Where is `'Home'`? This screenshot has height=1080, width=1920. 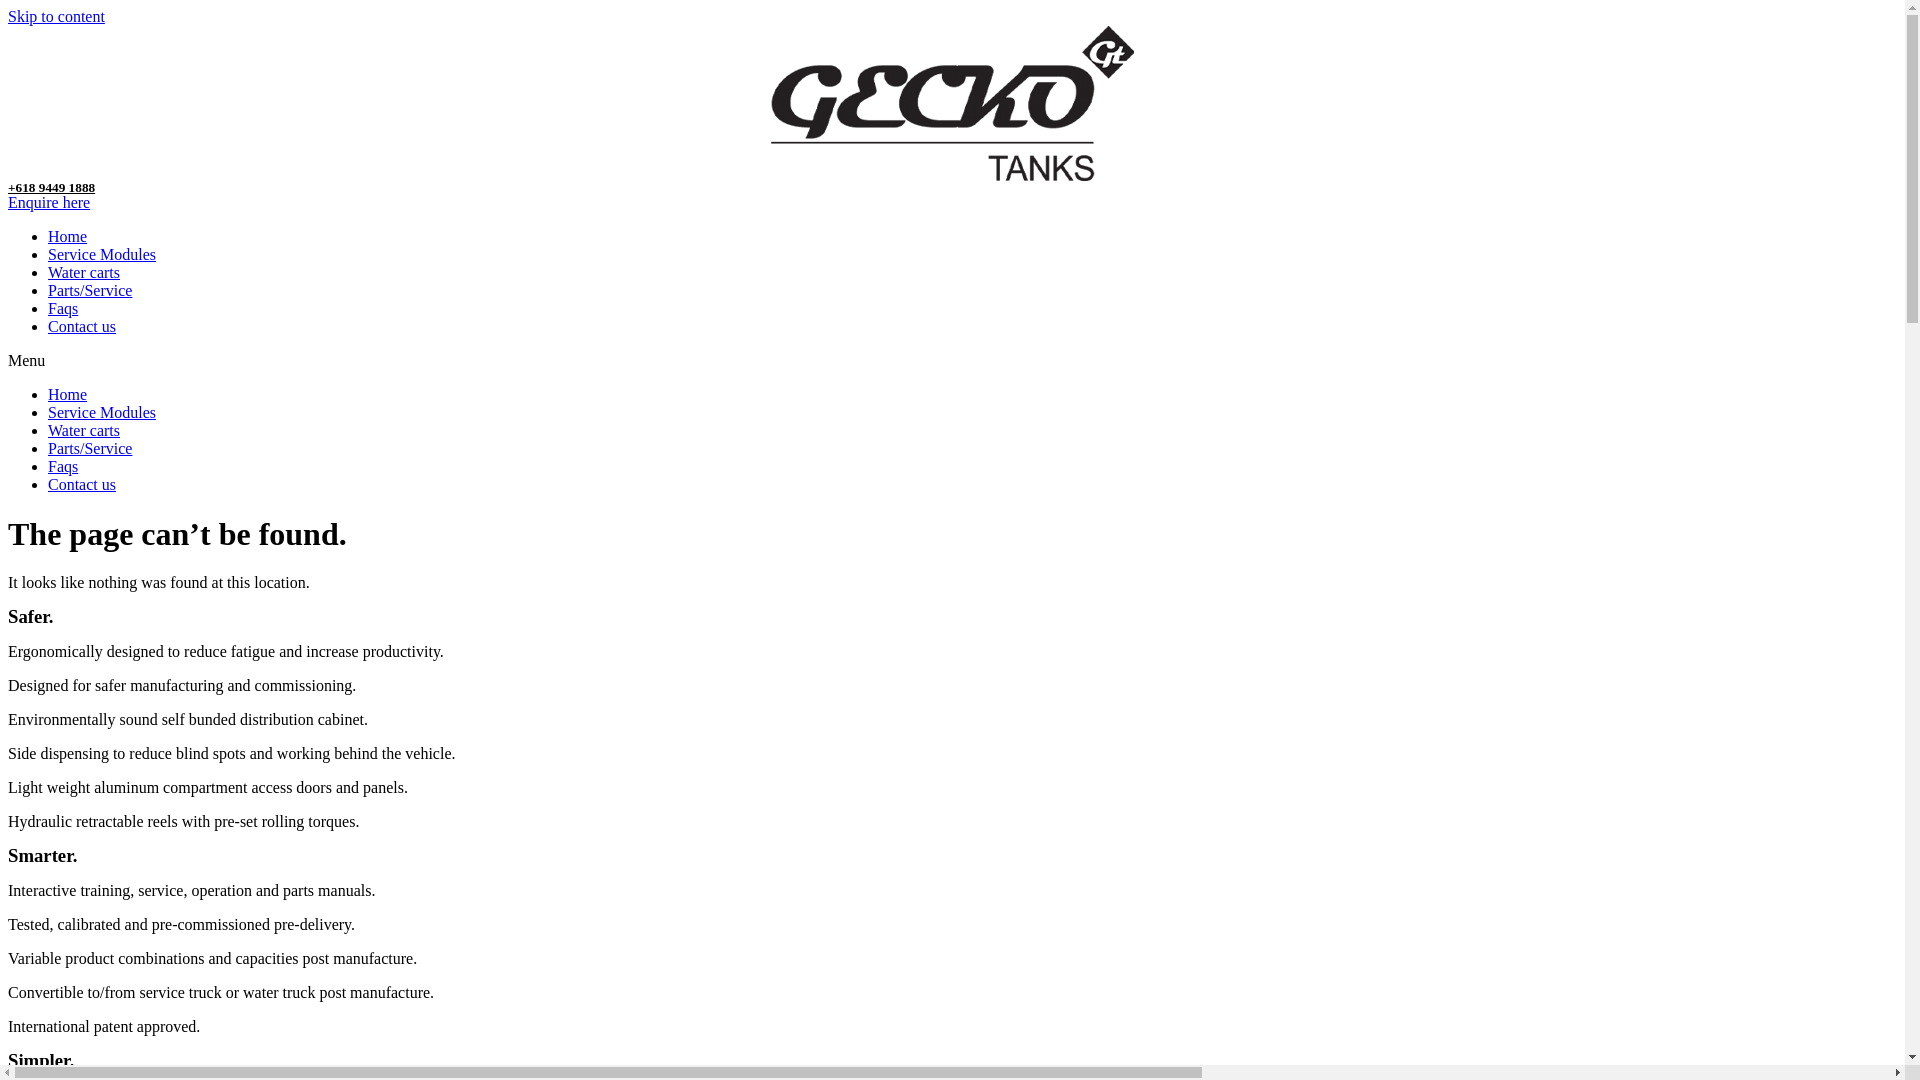 'Home' is located at coordinates (67, 394).